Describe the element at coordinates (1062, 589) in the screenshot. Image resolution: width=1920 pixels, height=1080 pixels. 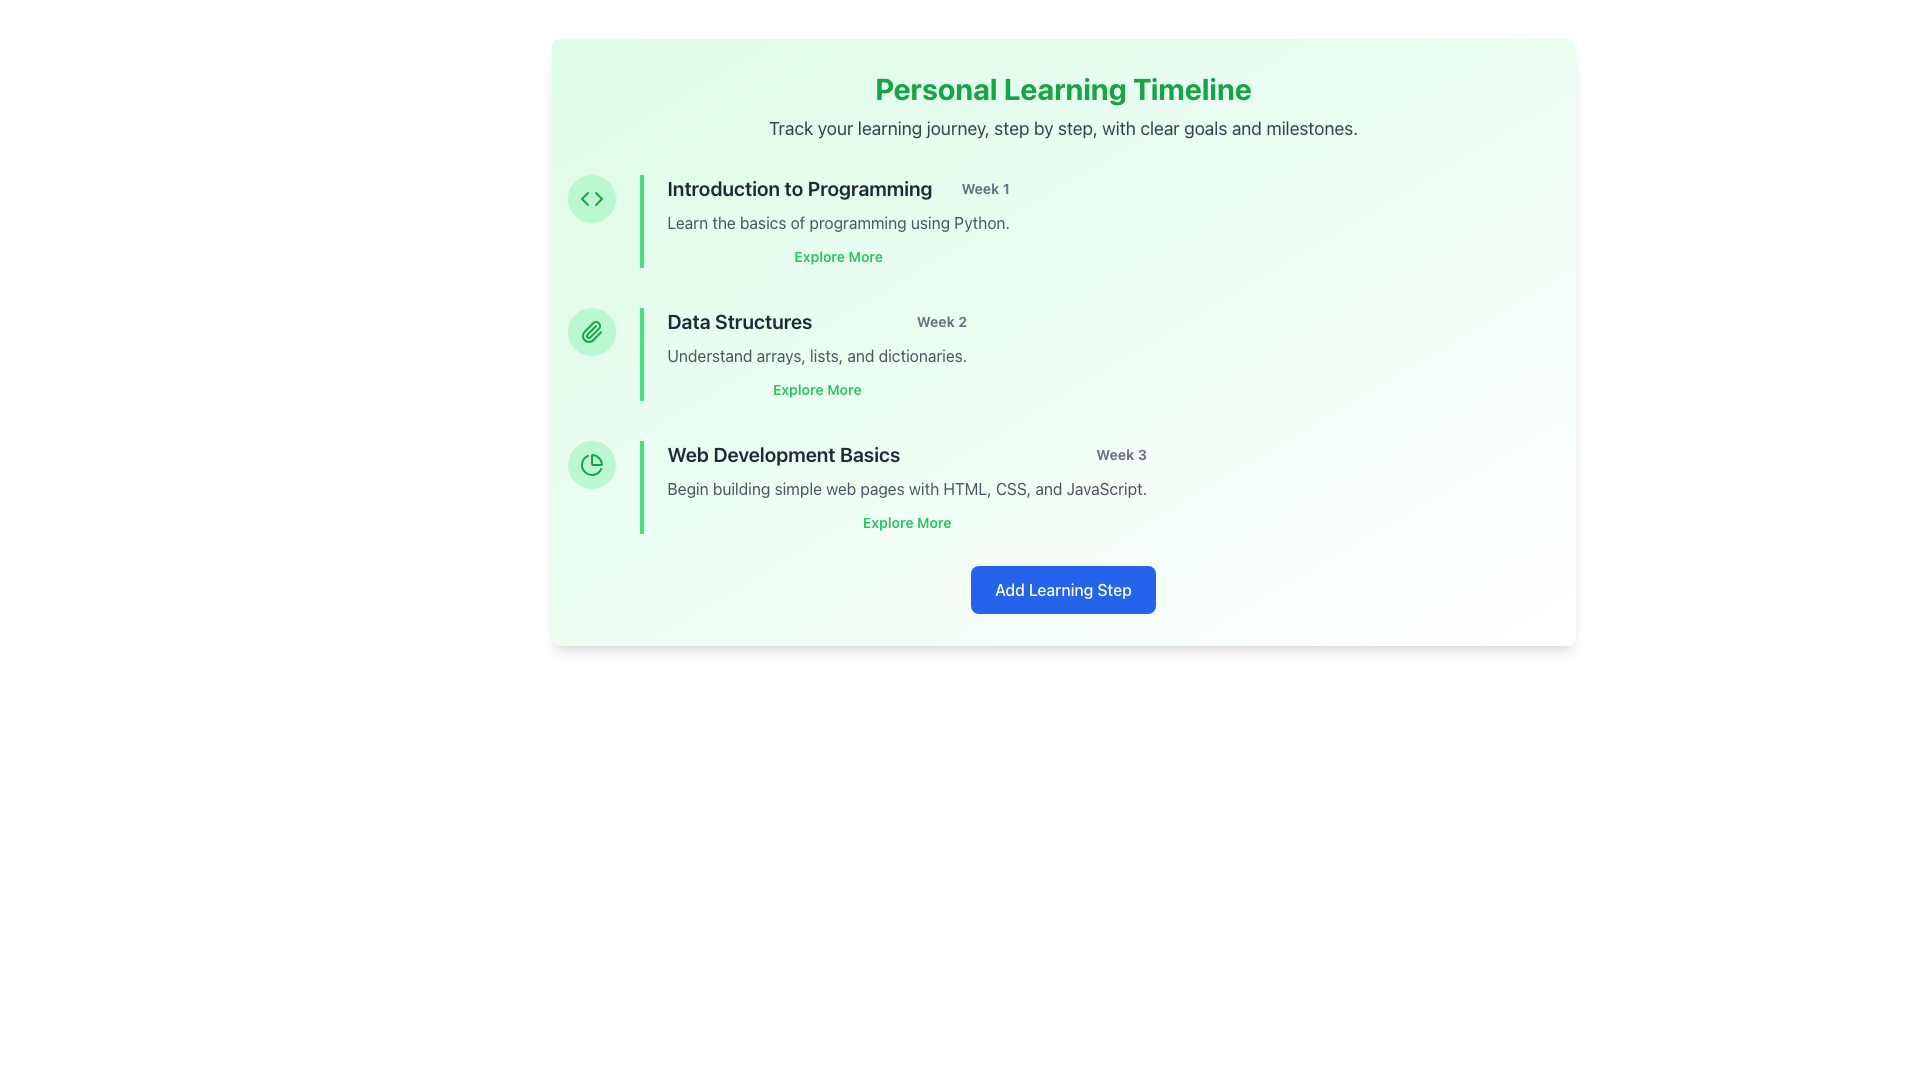
I see `the rectangular button with rounded corners and blue background that reads 'Add Learning Step'` at that location.